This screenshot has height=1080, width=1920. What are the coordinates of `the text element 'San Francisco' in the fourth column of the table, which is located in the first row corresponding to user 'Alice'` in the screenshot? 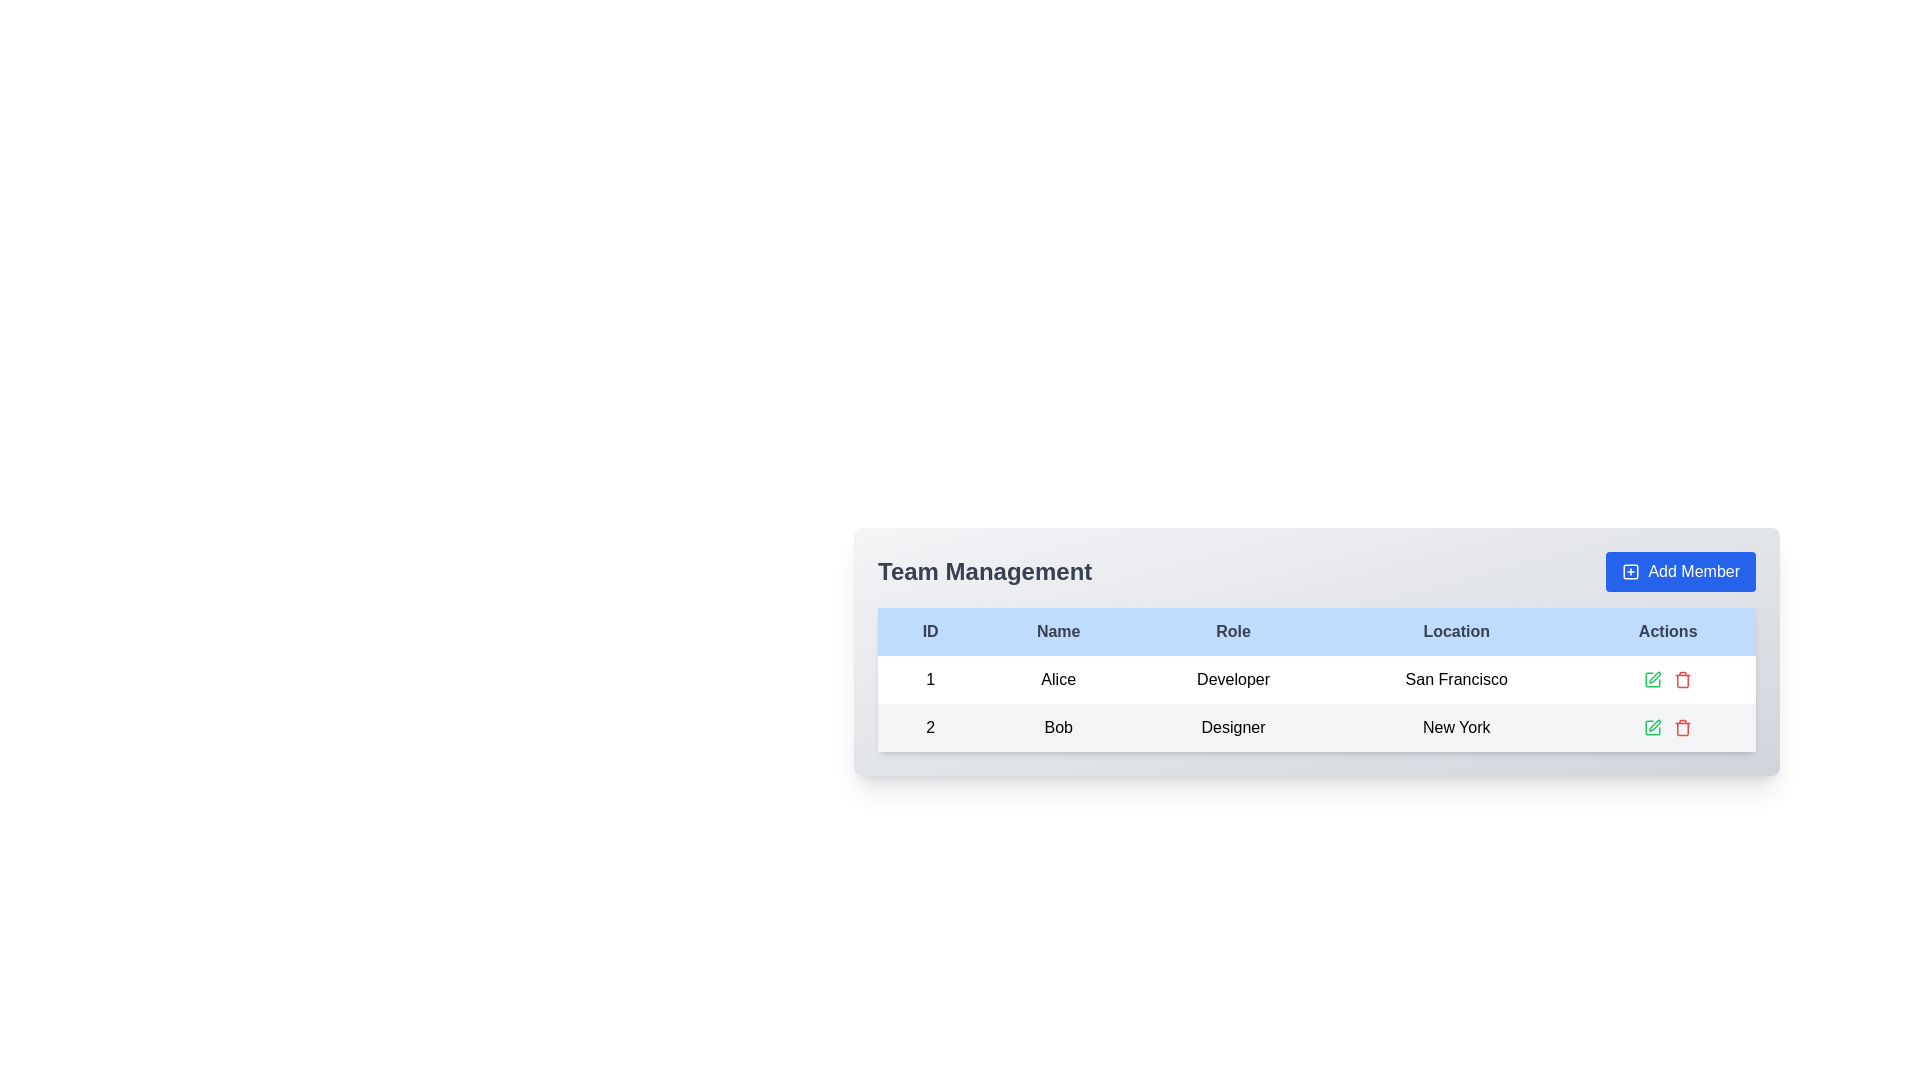 It's located at (1456, 678).